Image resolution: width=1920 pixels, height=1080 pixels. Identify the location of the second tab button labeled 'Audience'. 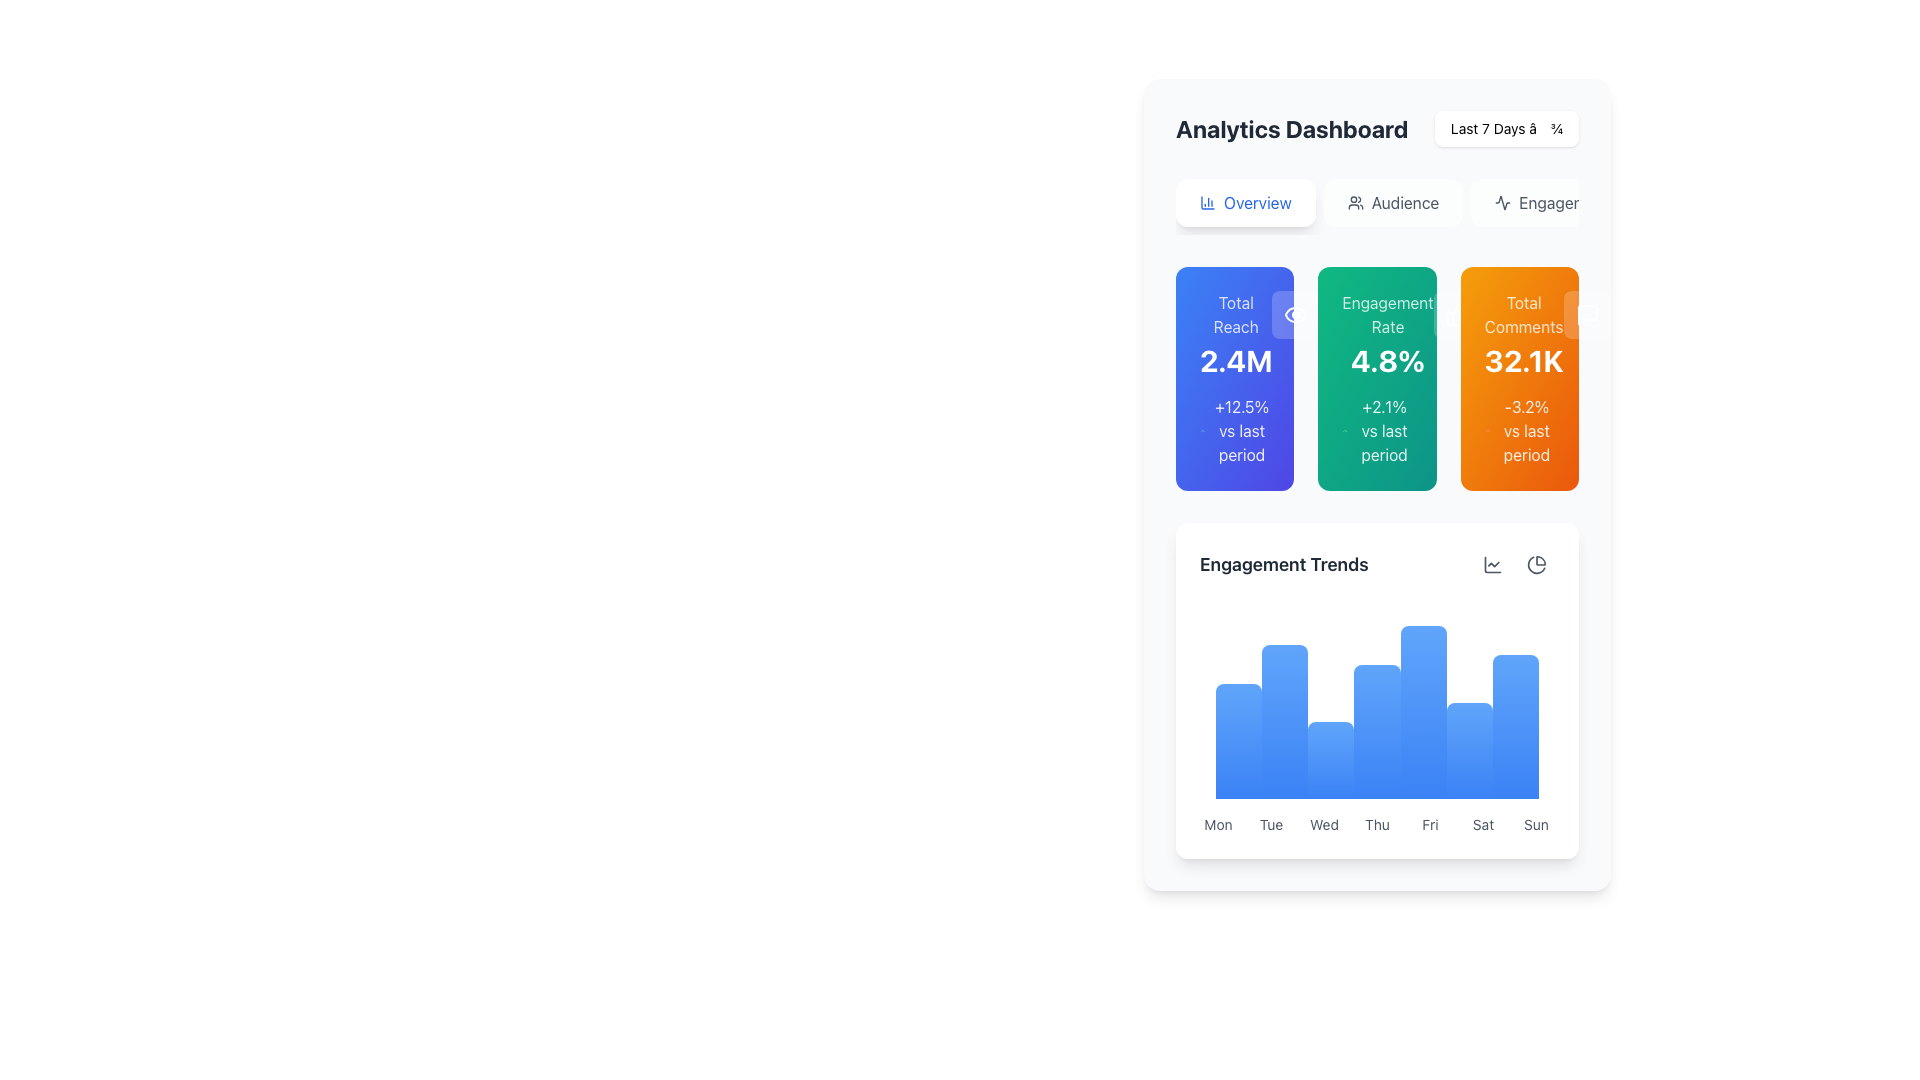
(1376, 207).